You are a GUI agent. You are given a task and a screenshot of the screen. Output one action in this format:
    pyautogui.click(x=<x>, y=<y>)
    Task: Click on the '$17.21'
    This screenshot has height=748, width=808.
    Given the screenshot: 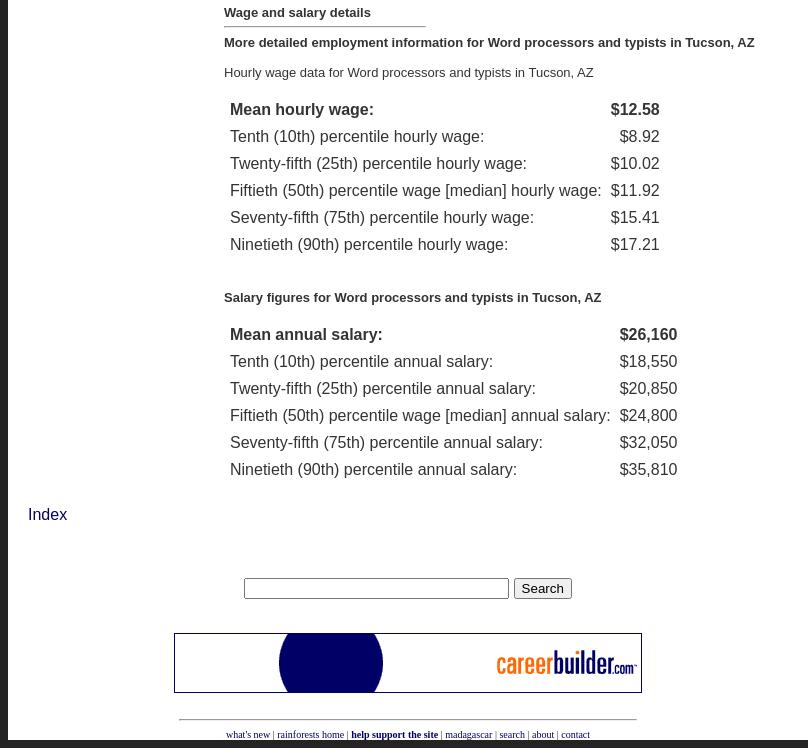 What is the action you would take?
    pyautogui.click(x=610, y=242)
    